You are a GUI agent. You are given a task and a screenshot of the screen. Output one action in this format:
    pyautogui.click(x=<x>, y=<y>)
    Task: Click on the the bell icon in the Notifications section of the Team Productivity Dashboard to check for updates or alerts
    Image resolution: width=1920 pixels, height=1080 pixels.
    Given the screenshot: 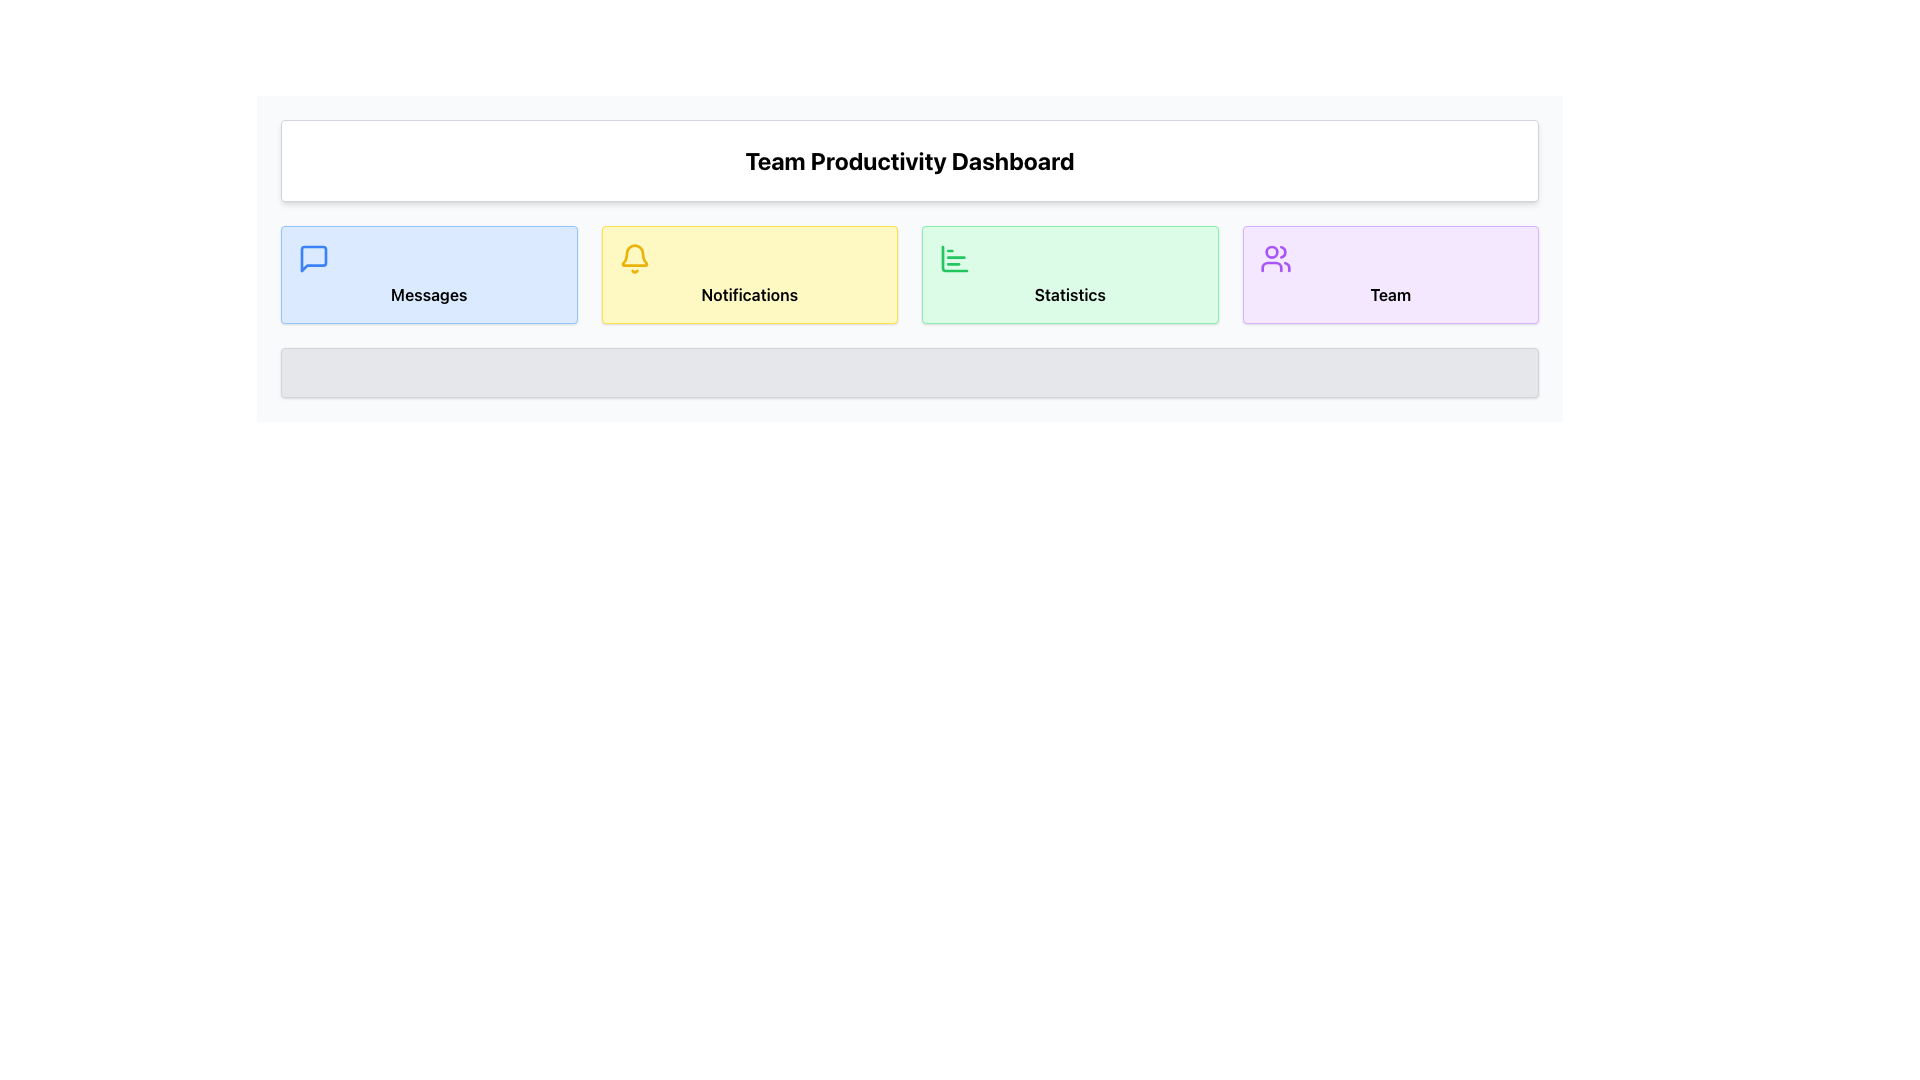 What is the action you would take?
    pyautogui.click(x=633, y=257)
    